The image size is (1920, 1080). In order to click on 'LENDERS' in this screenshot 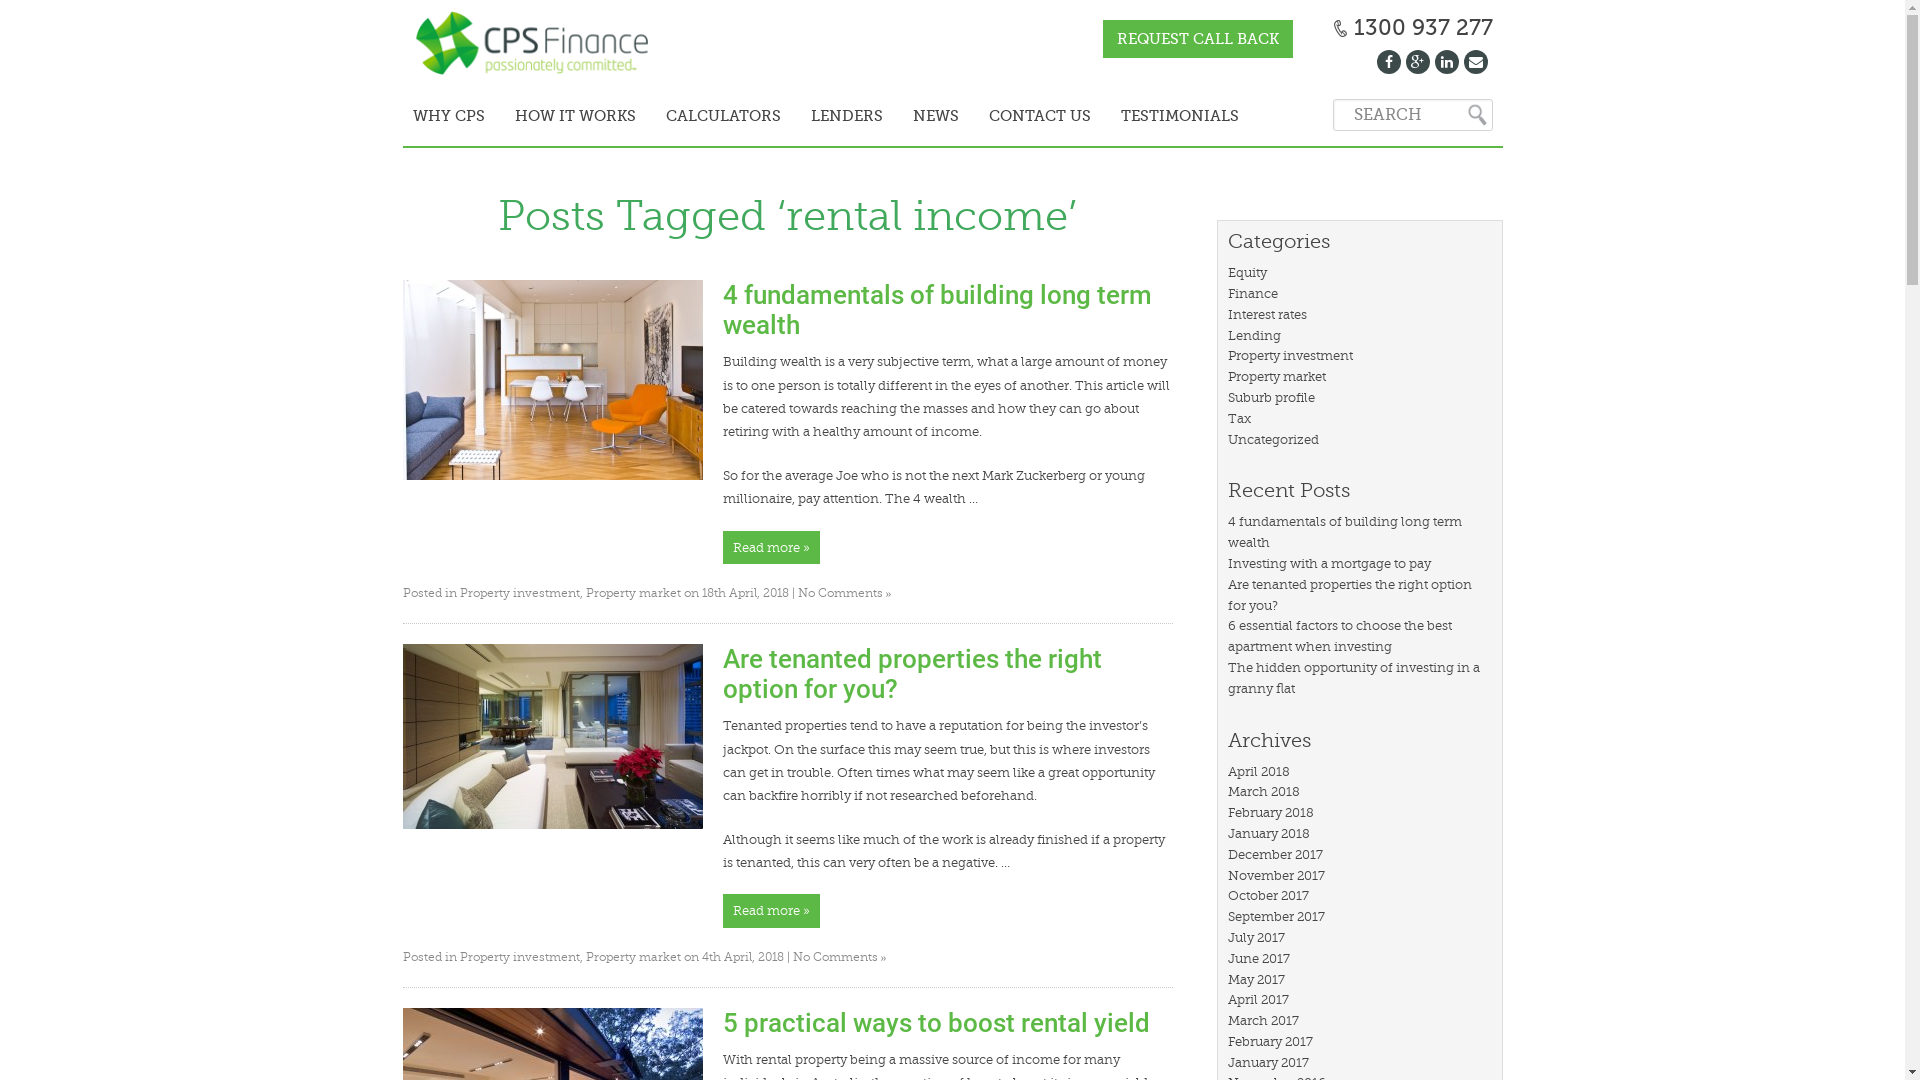, I will do `click(846, 113)`.